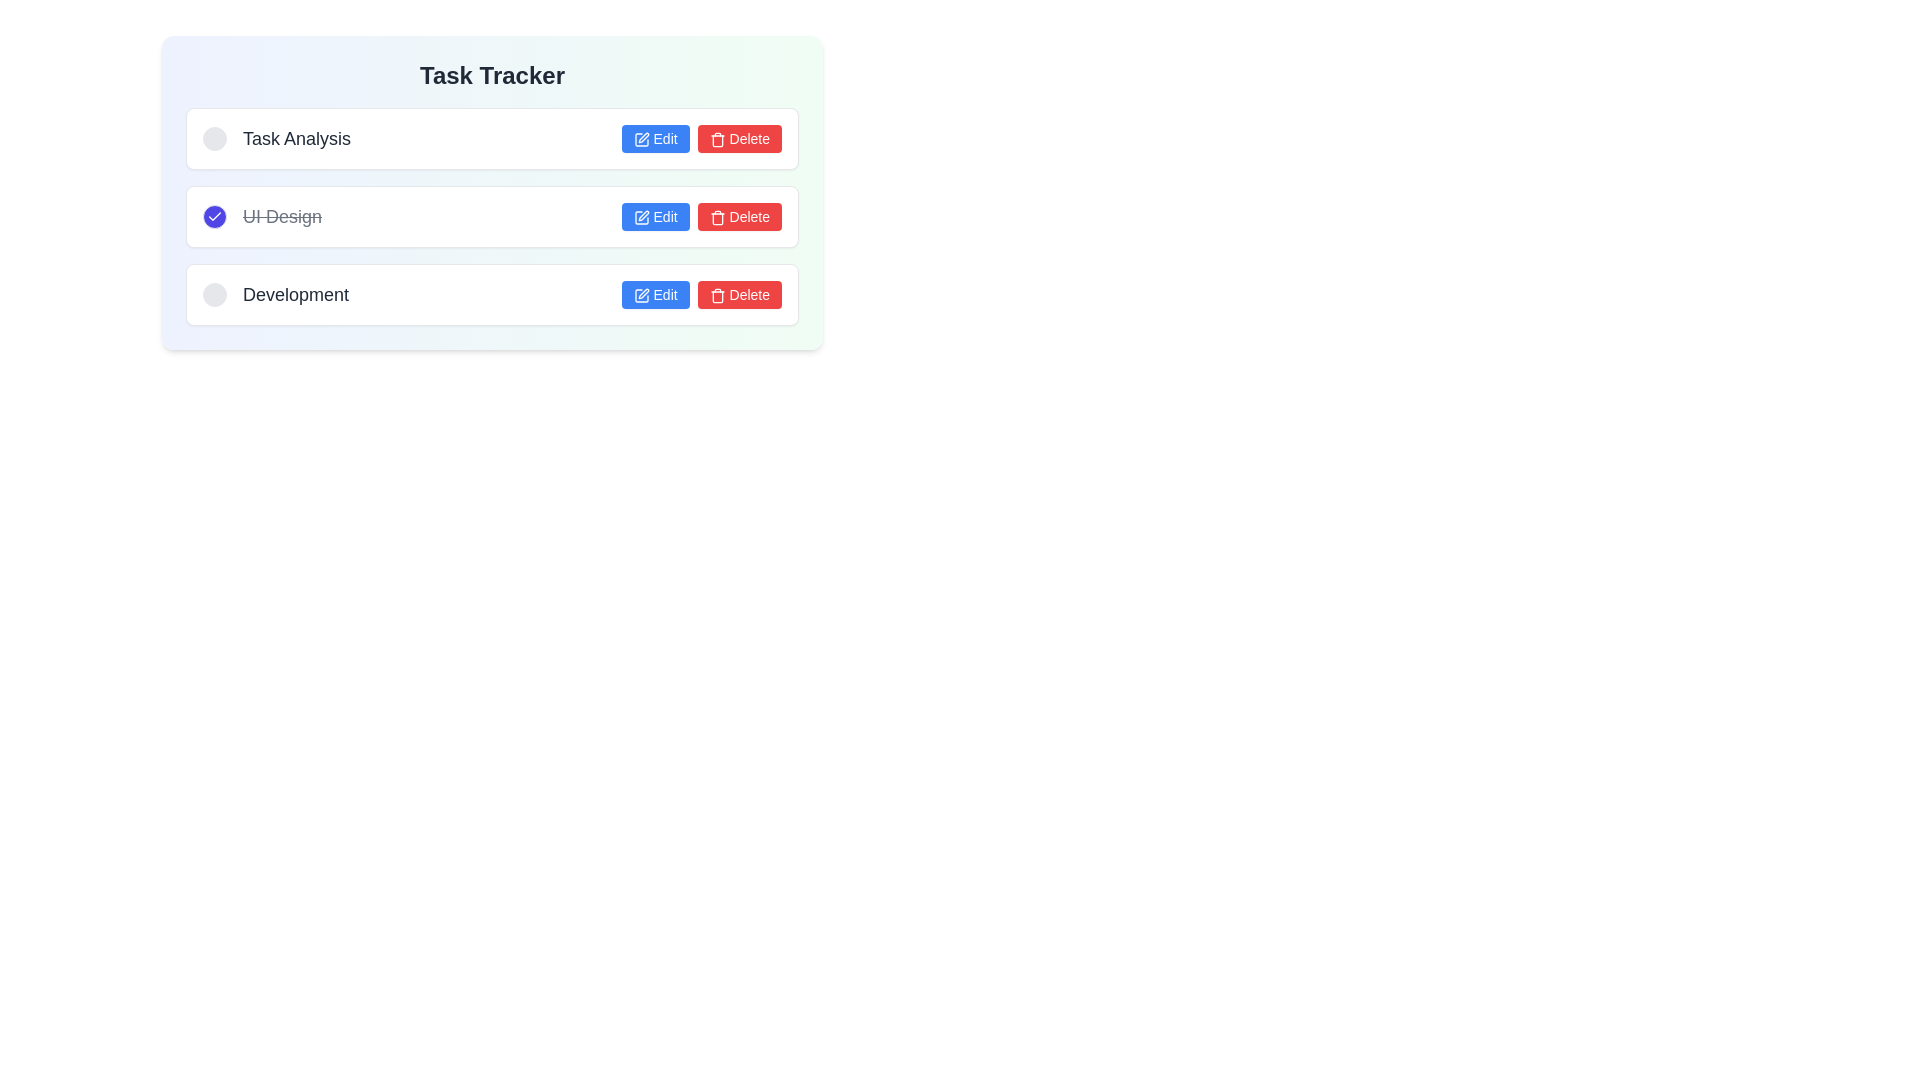 The width and height of the screenshot is (1920, 1080). What do you see at coordinates (215, 216) in the screenshot?
I see `the checkmark icon with a rounded border, which is white and set against a purple circular background, located in the 'Task Tracker' list beside the 'UI Design' entry` at bounding box center [215, 216].